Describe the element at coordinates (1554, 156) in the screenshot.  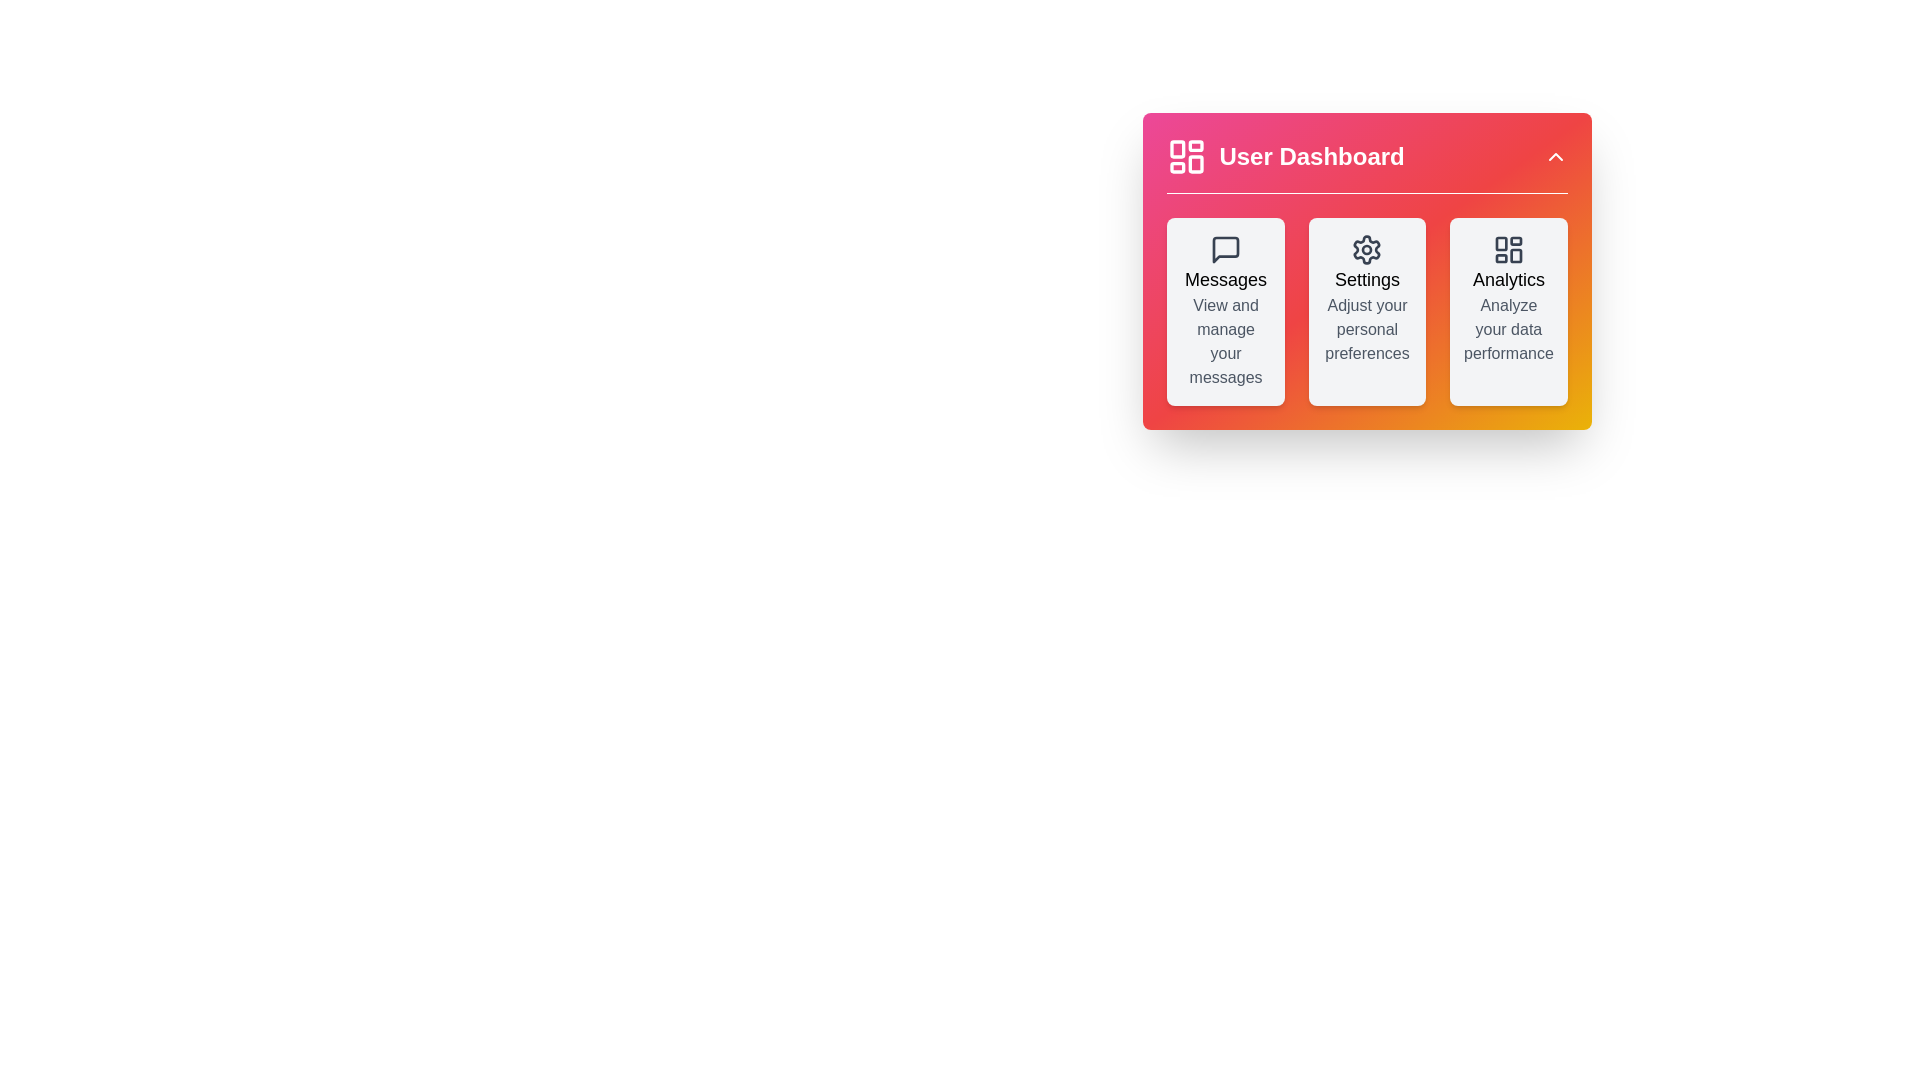
I see `the SVG icon located at the top-right corner of the 'User Dashboard' header to trigger hover effects` at that location.